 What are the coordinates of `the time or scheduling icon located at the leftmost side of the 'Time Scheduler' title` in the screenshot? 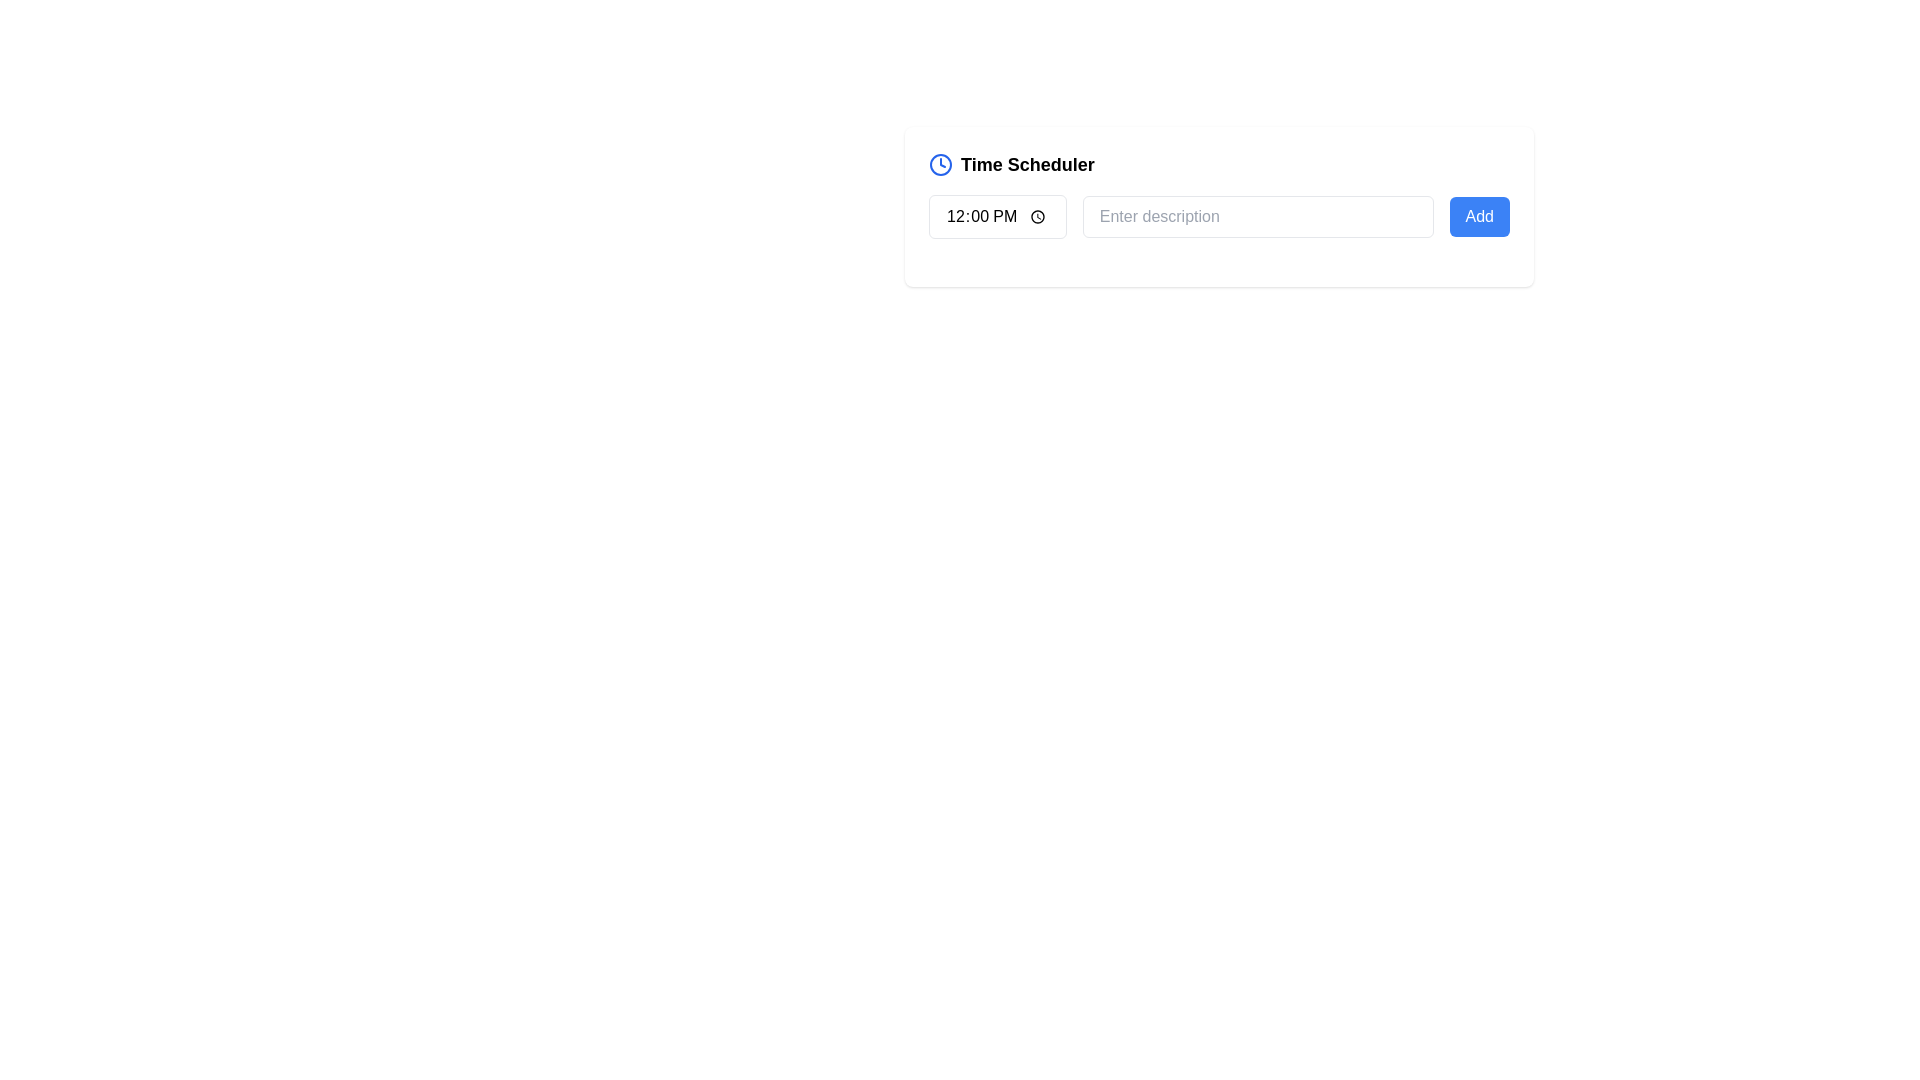 It's located at (939, 164).